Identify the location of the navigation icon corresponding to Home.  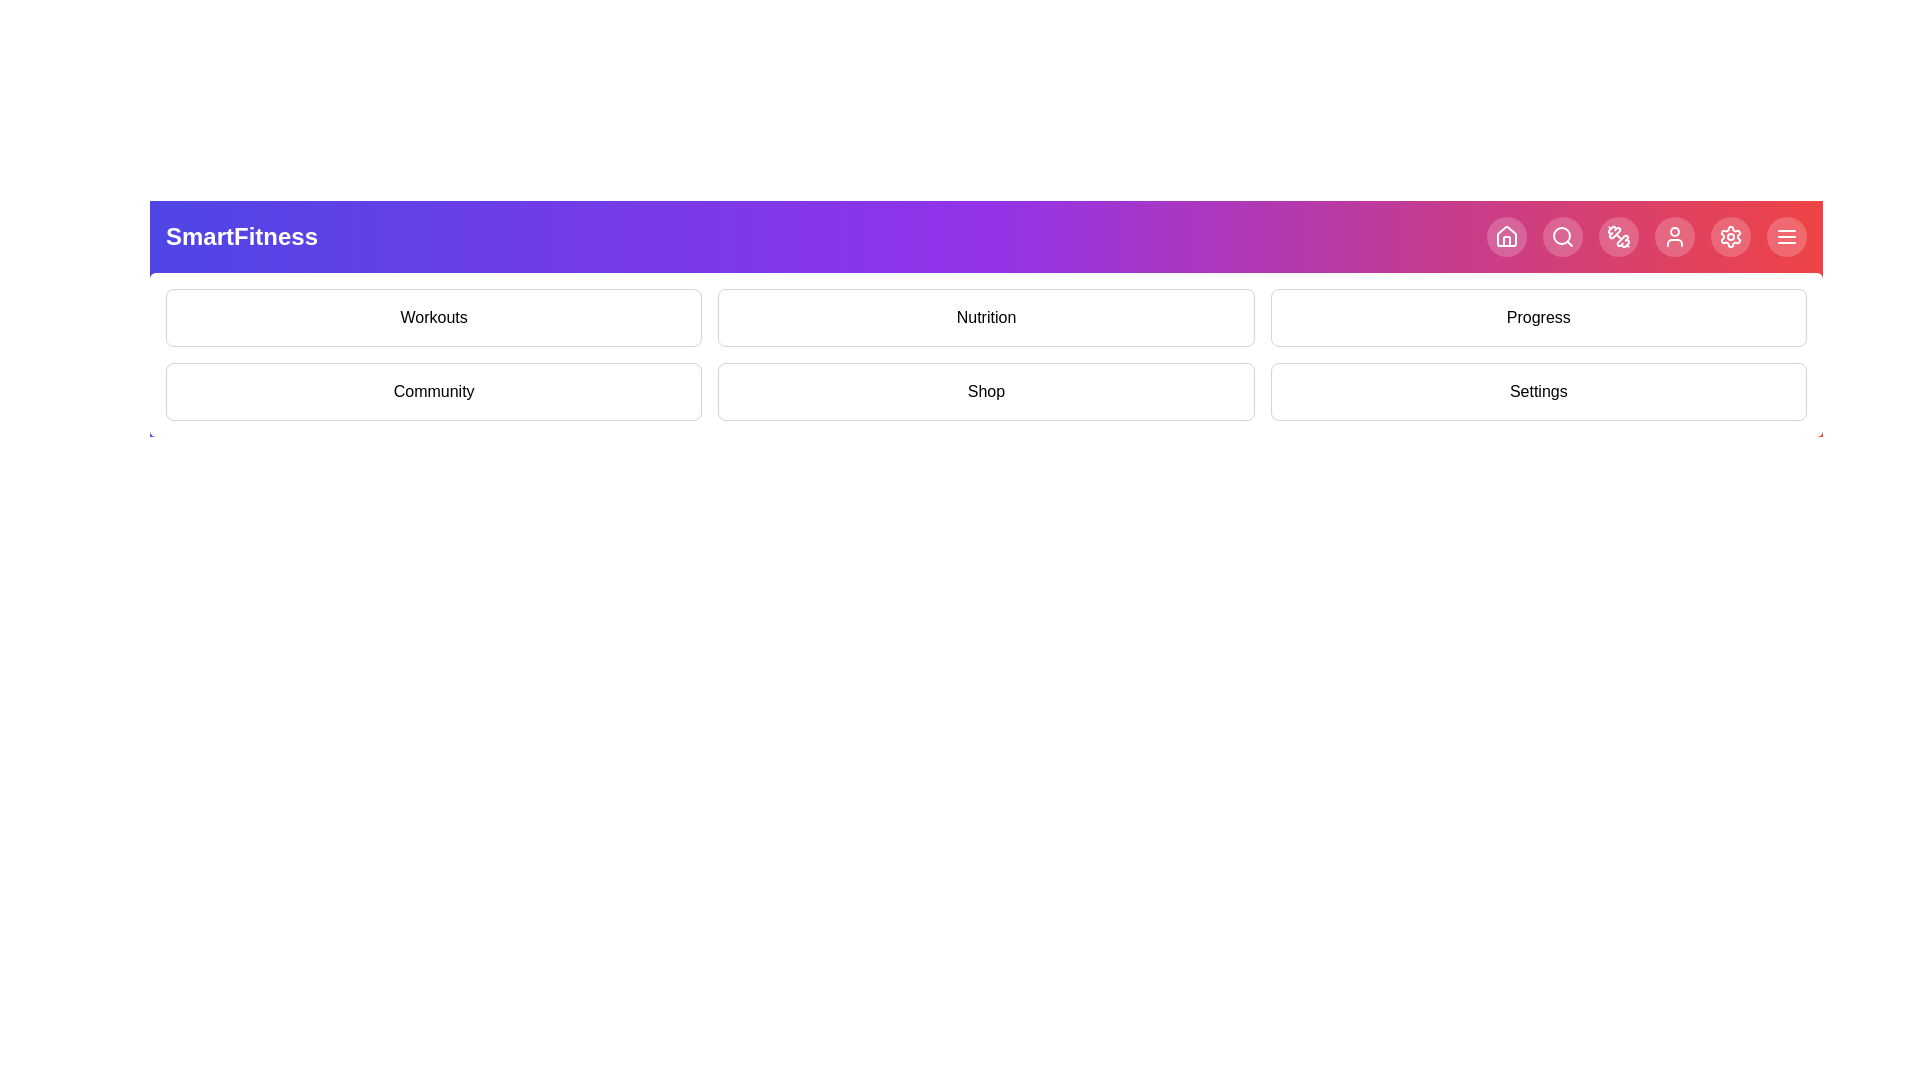
(1507, 235).